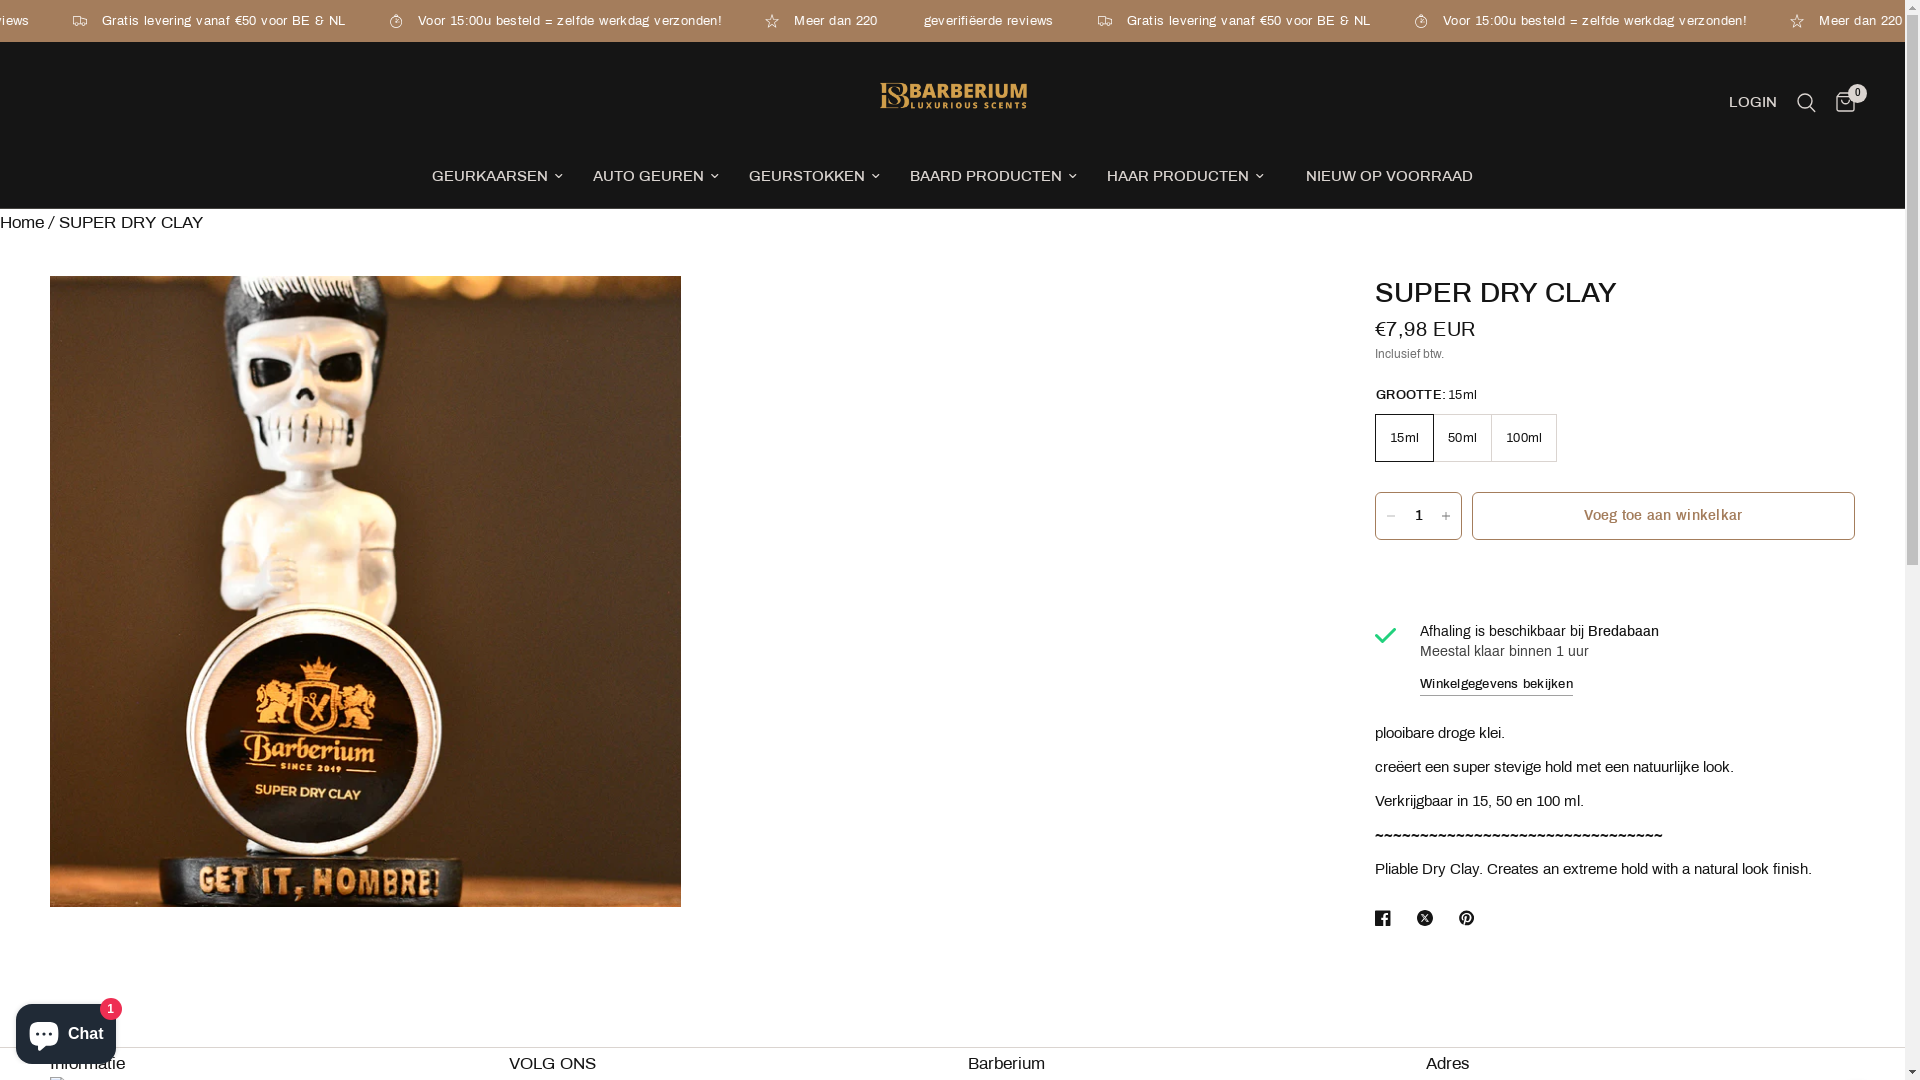 This screenshot has width=1920, height=1080. Describe the element at coordinates (0, 222) in the screenshot. I see `'Home'` at that location.